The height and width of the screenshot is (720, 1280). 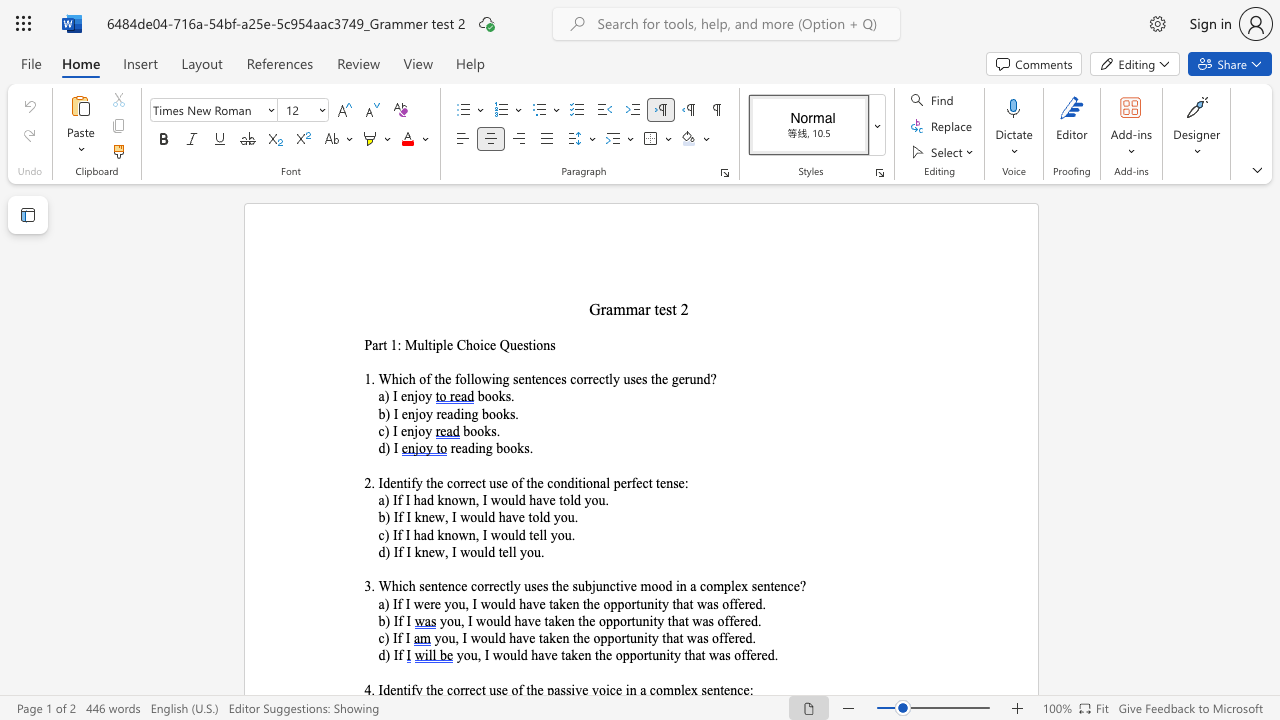 What do you see at coordinates (412, 499) in the screenshot?
I see `the subset text "had known, I would have told you." within the text "a) If I had known, I would have told you."` at bounding box center [412, 499].